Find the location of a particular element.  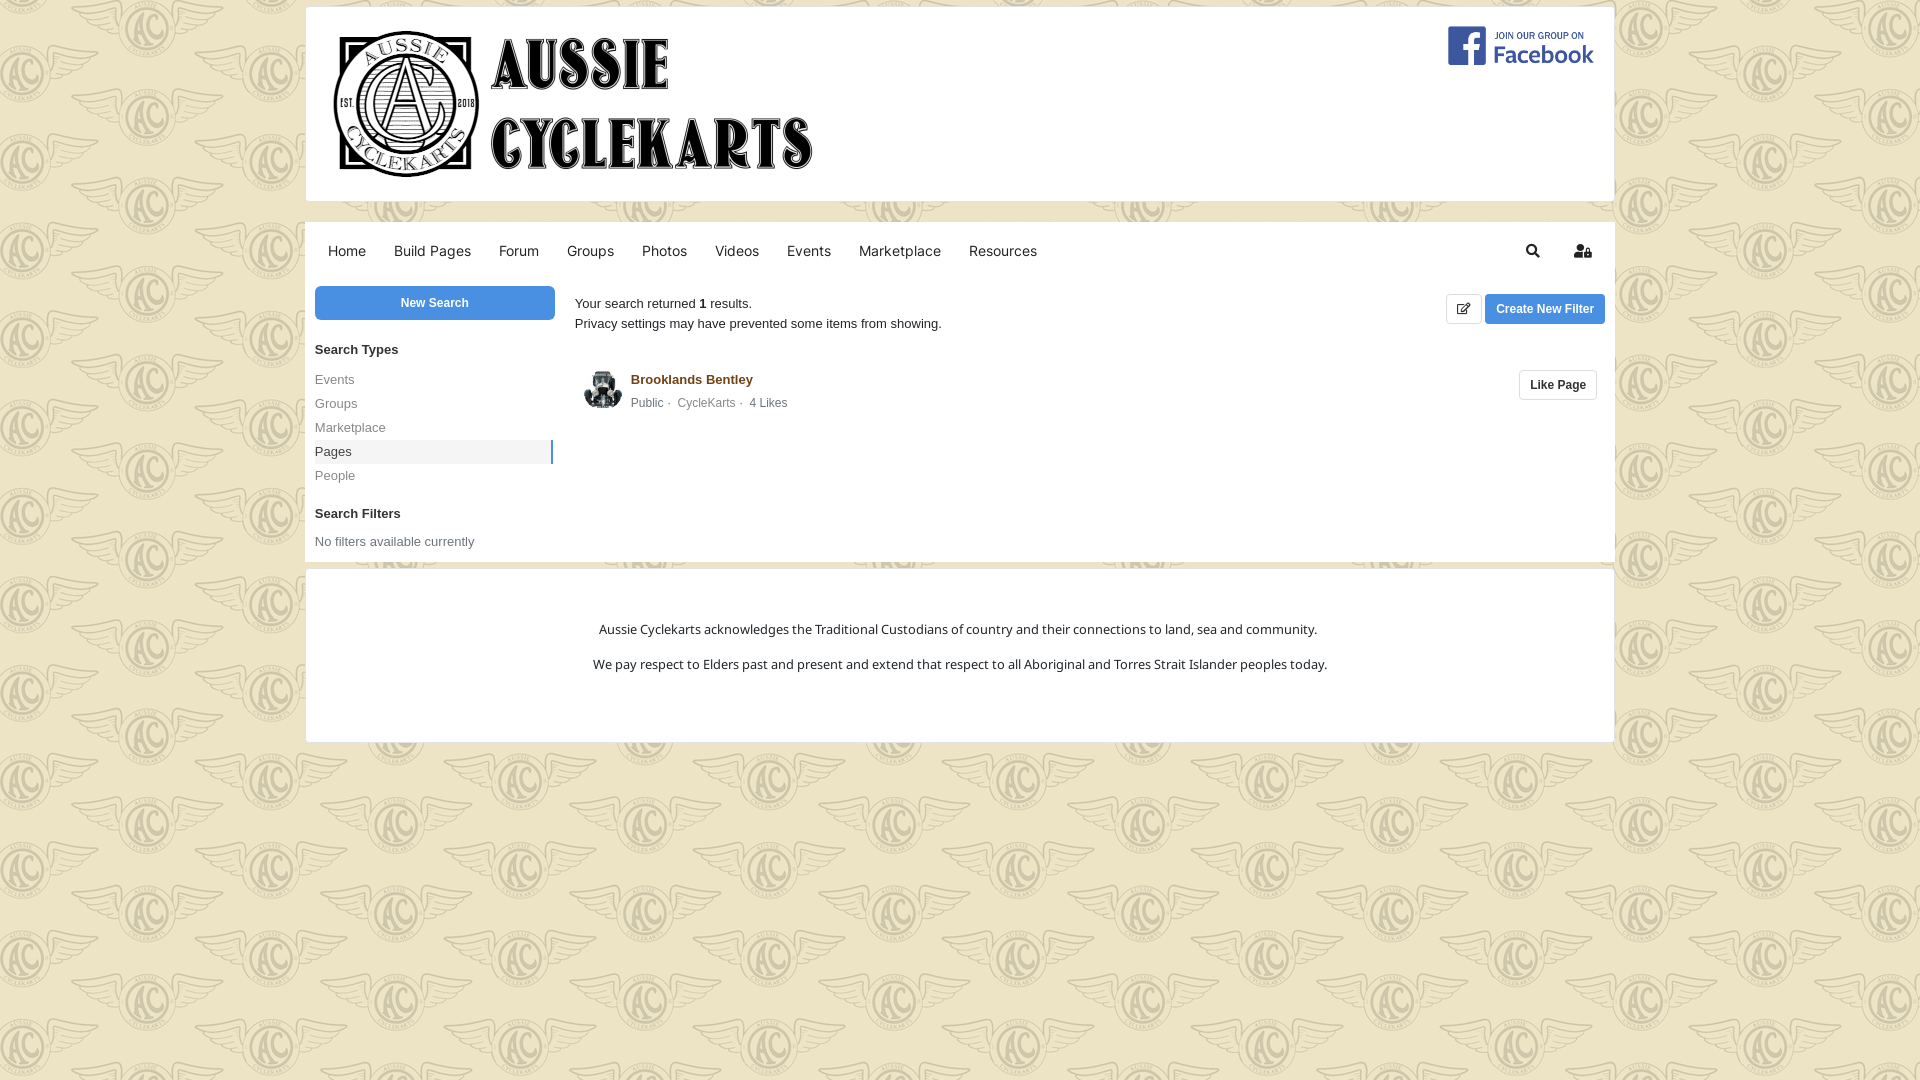

'Forum' is located at coordinates (518, 249).